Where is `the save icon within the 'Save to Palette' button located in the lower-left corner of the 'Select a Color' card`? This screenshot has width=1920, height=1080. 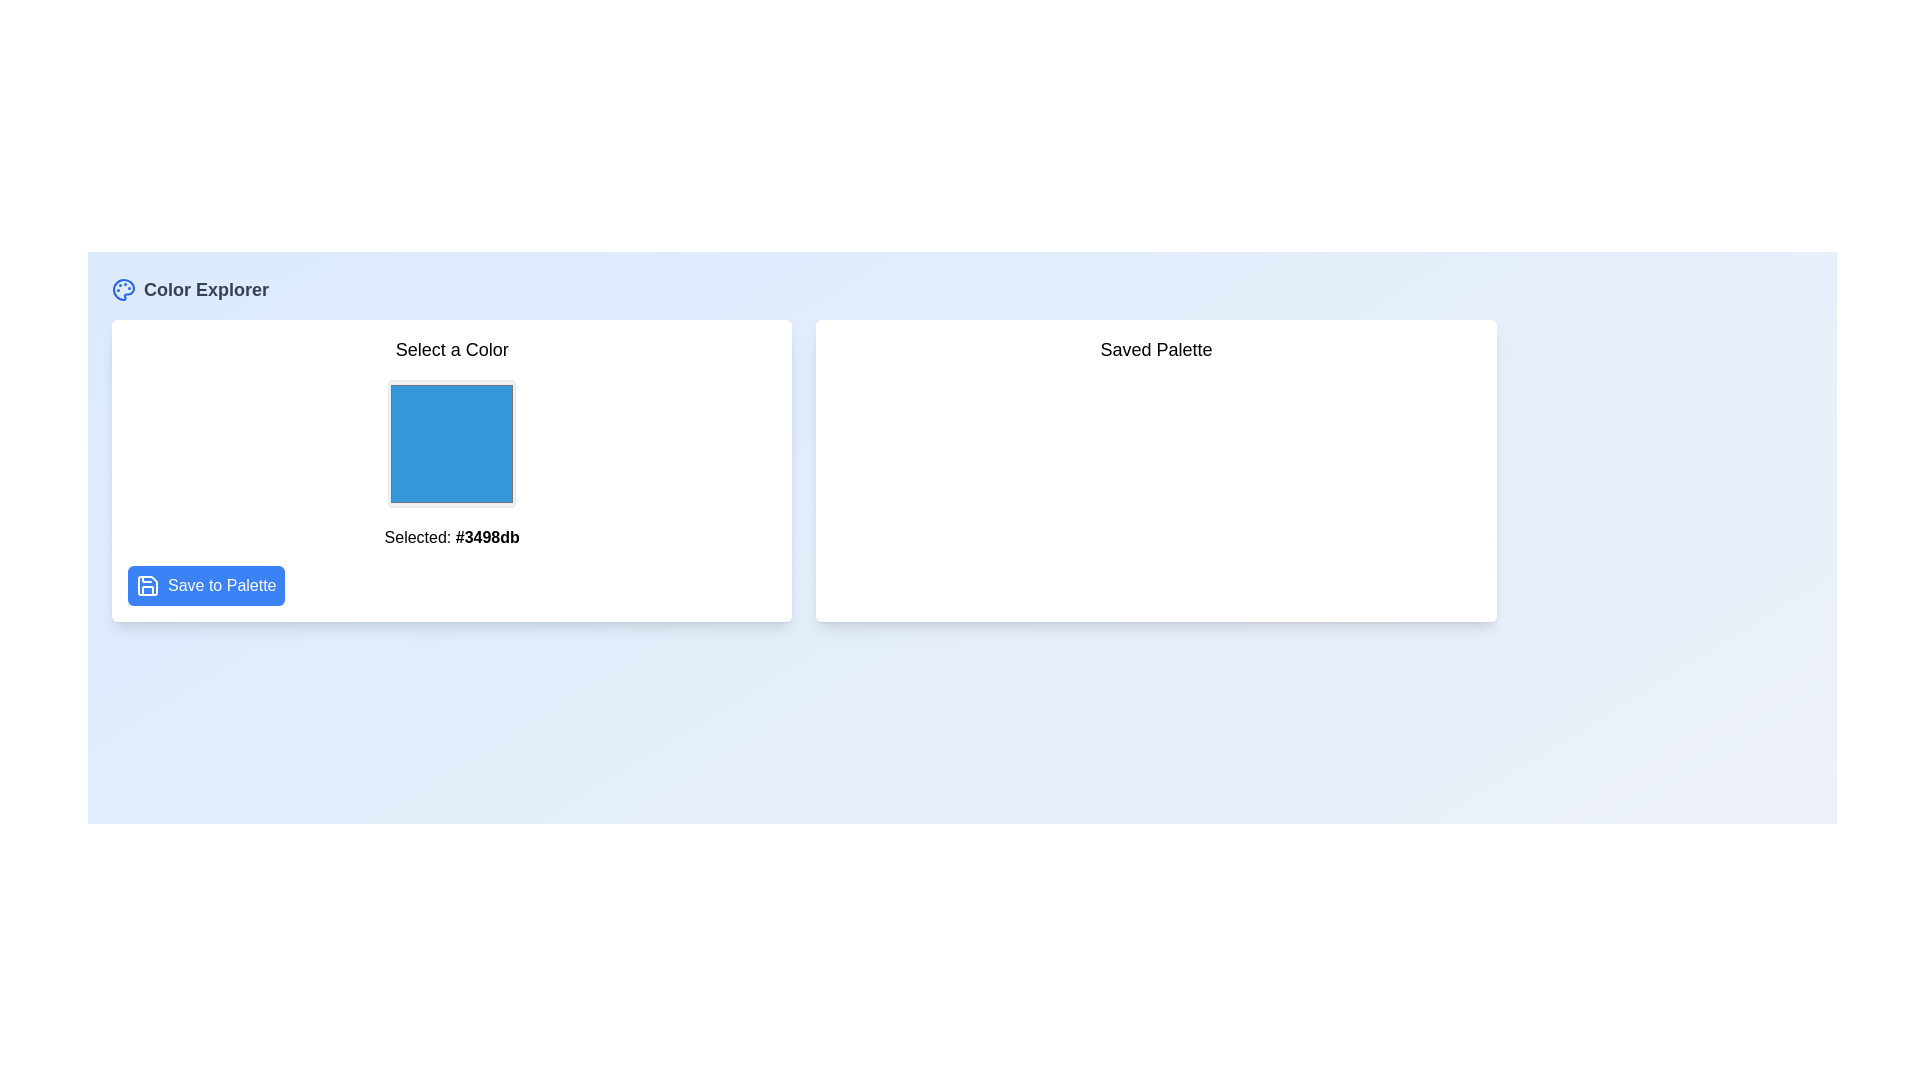
the save icon within the 'Save to Palette' button located in the lower-left corner of the 'Select a Color' card is located at coordinates (147, 585).